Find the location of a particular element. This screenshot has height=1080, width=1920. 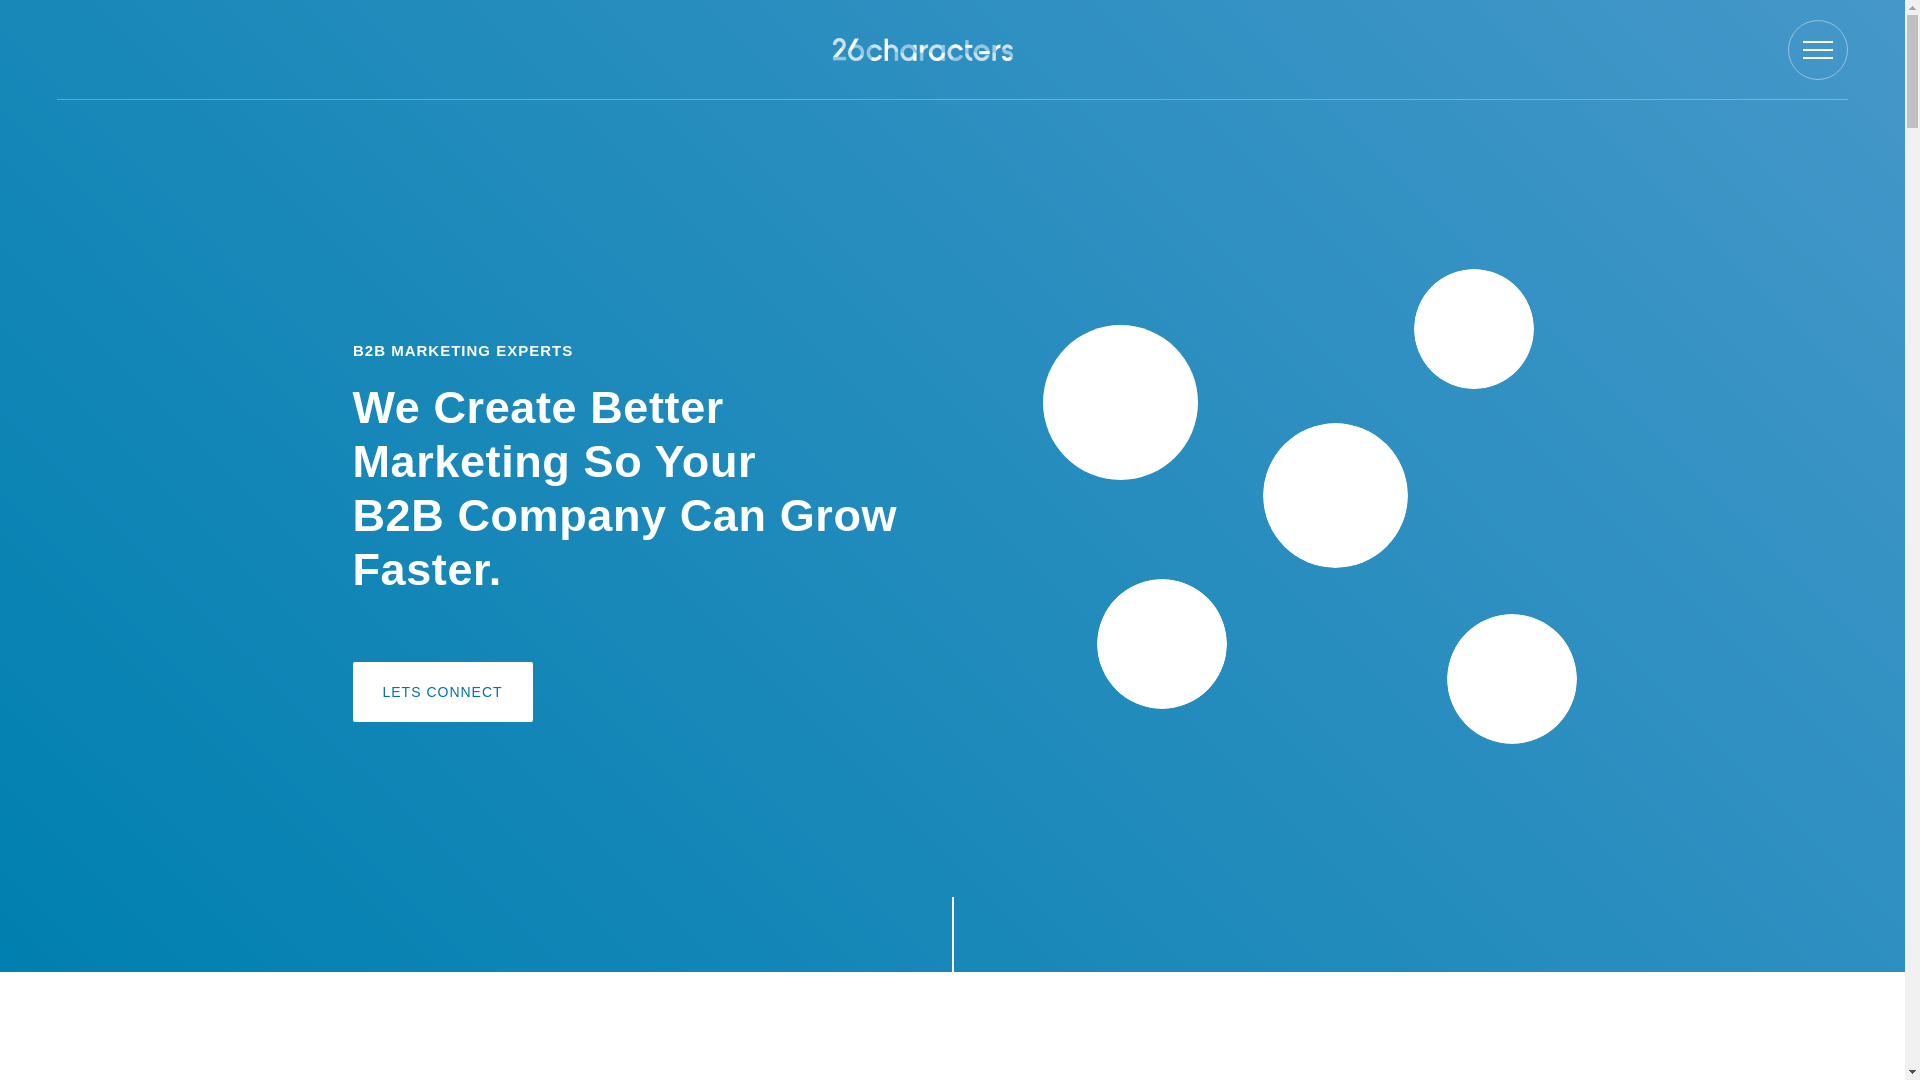

'LETS CONNECT' is located at coordinates (440, 690).